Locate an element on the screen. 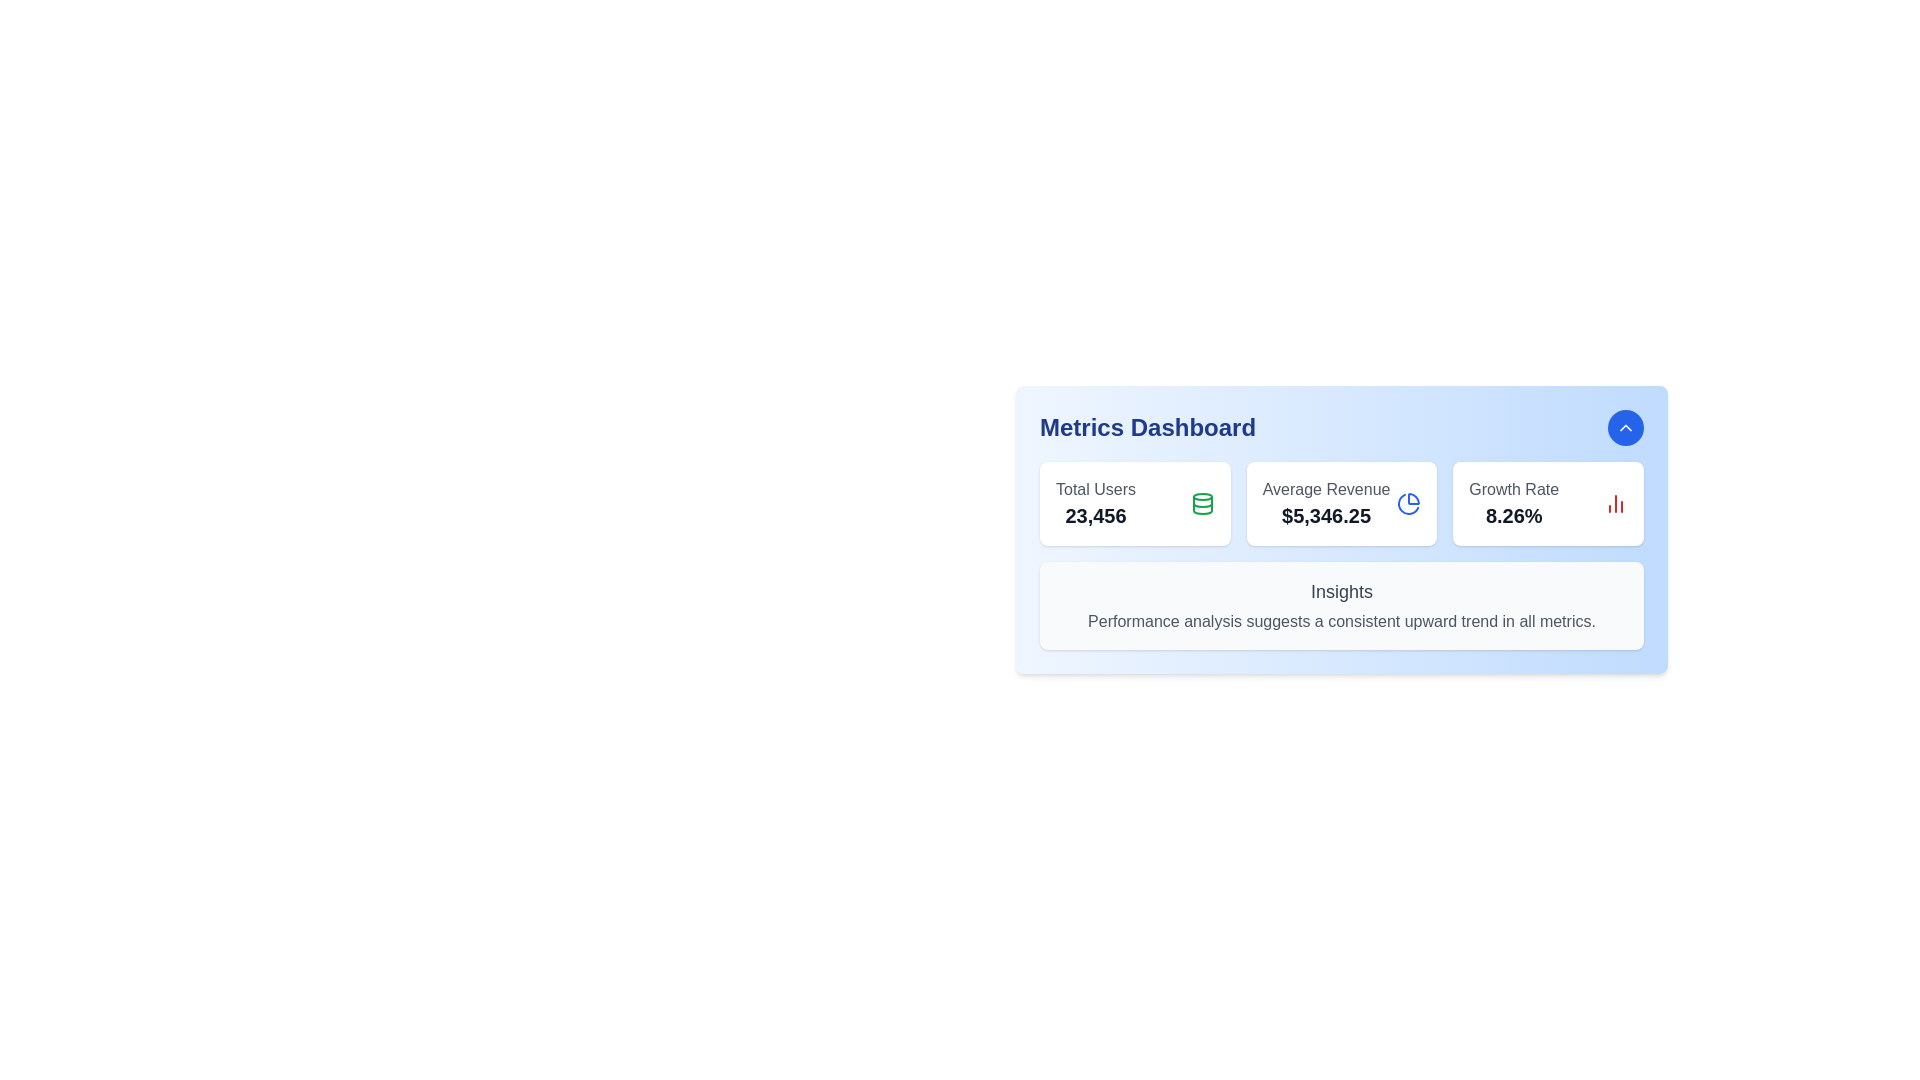  the 'Growth Rate' card in the Metrics Dashboard section, which displays a numerical percentage '8.26%' and a red bar chart icon is located at coordinates (1547, 503).